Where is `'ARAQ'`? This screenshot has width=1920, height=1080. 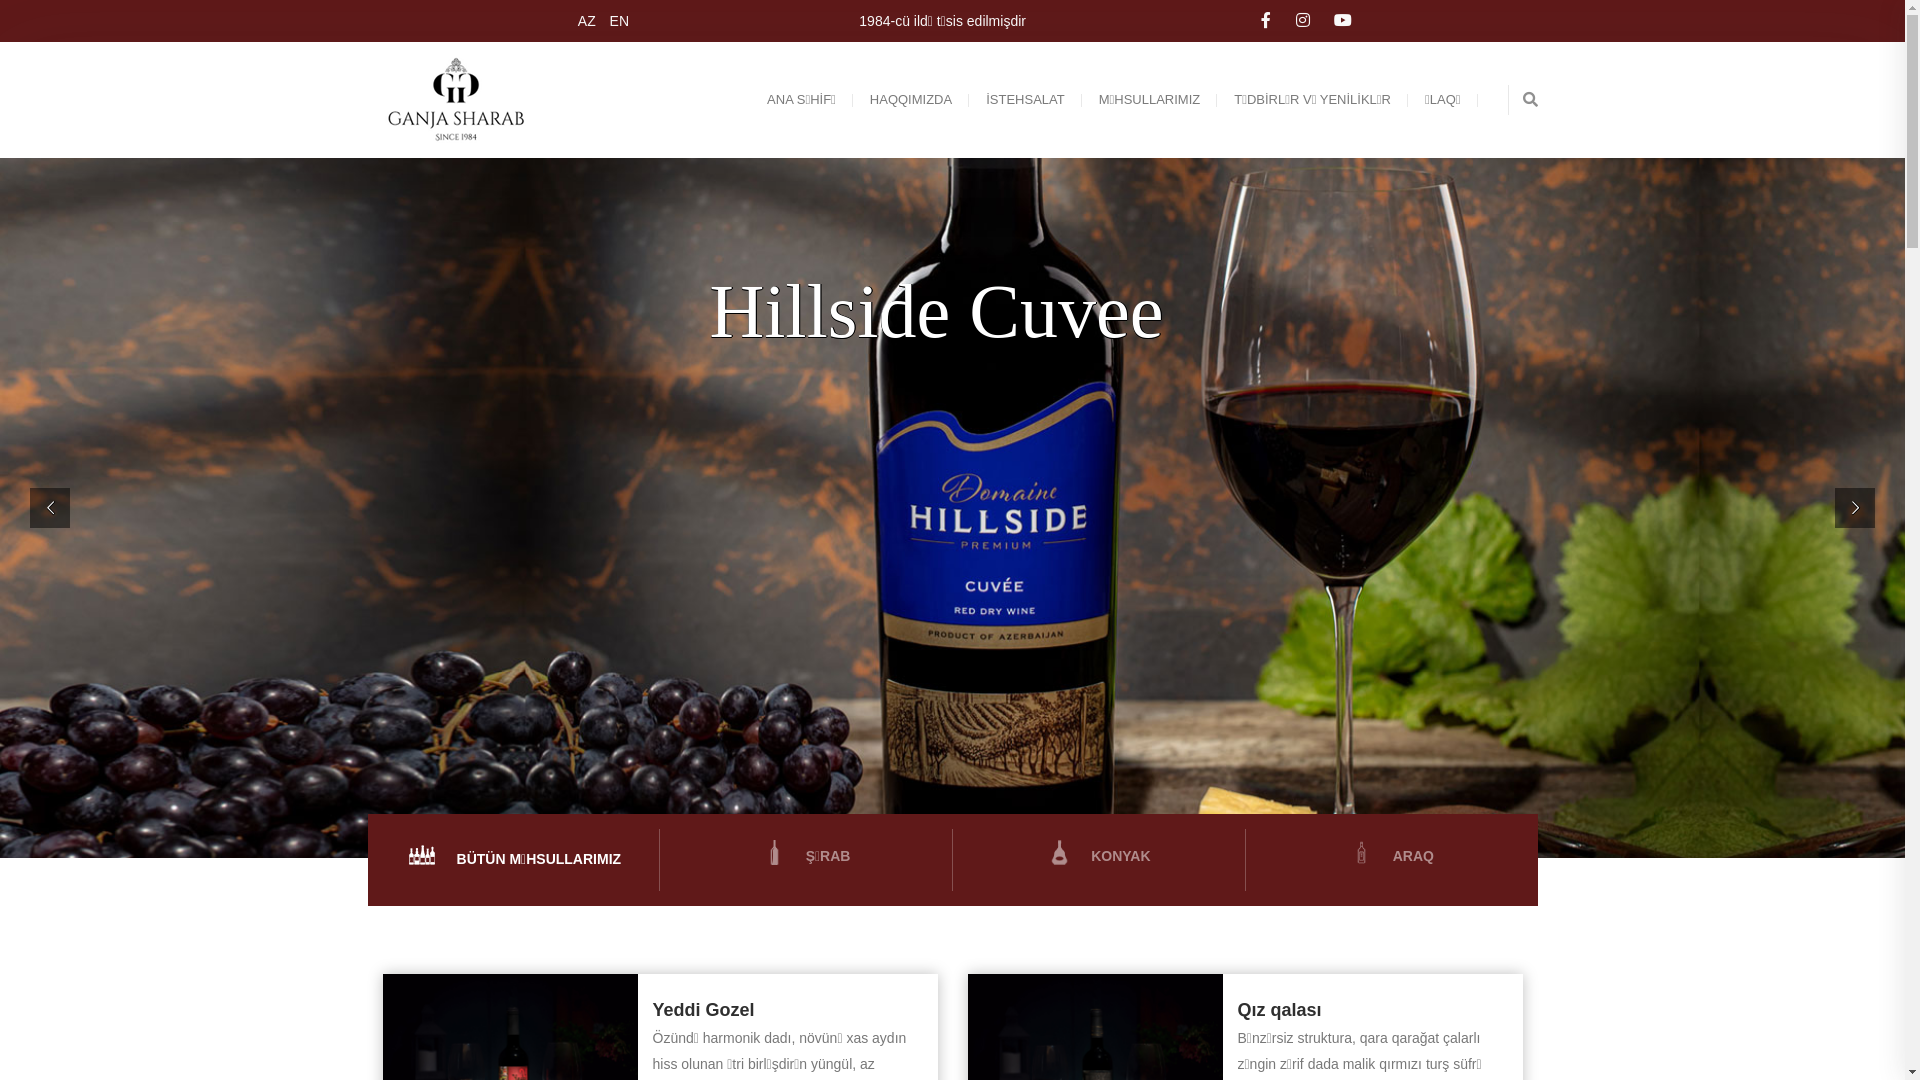 'ARAQ' is located at coordinates (1390, 855).